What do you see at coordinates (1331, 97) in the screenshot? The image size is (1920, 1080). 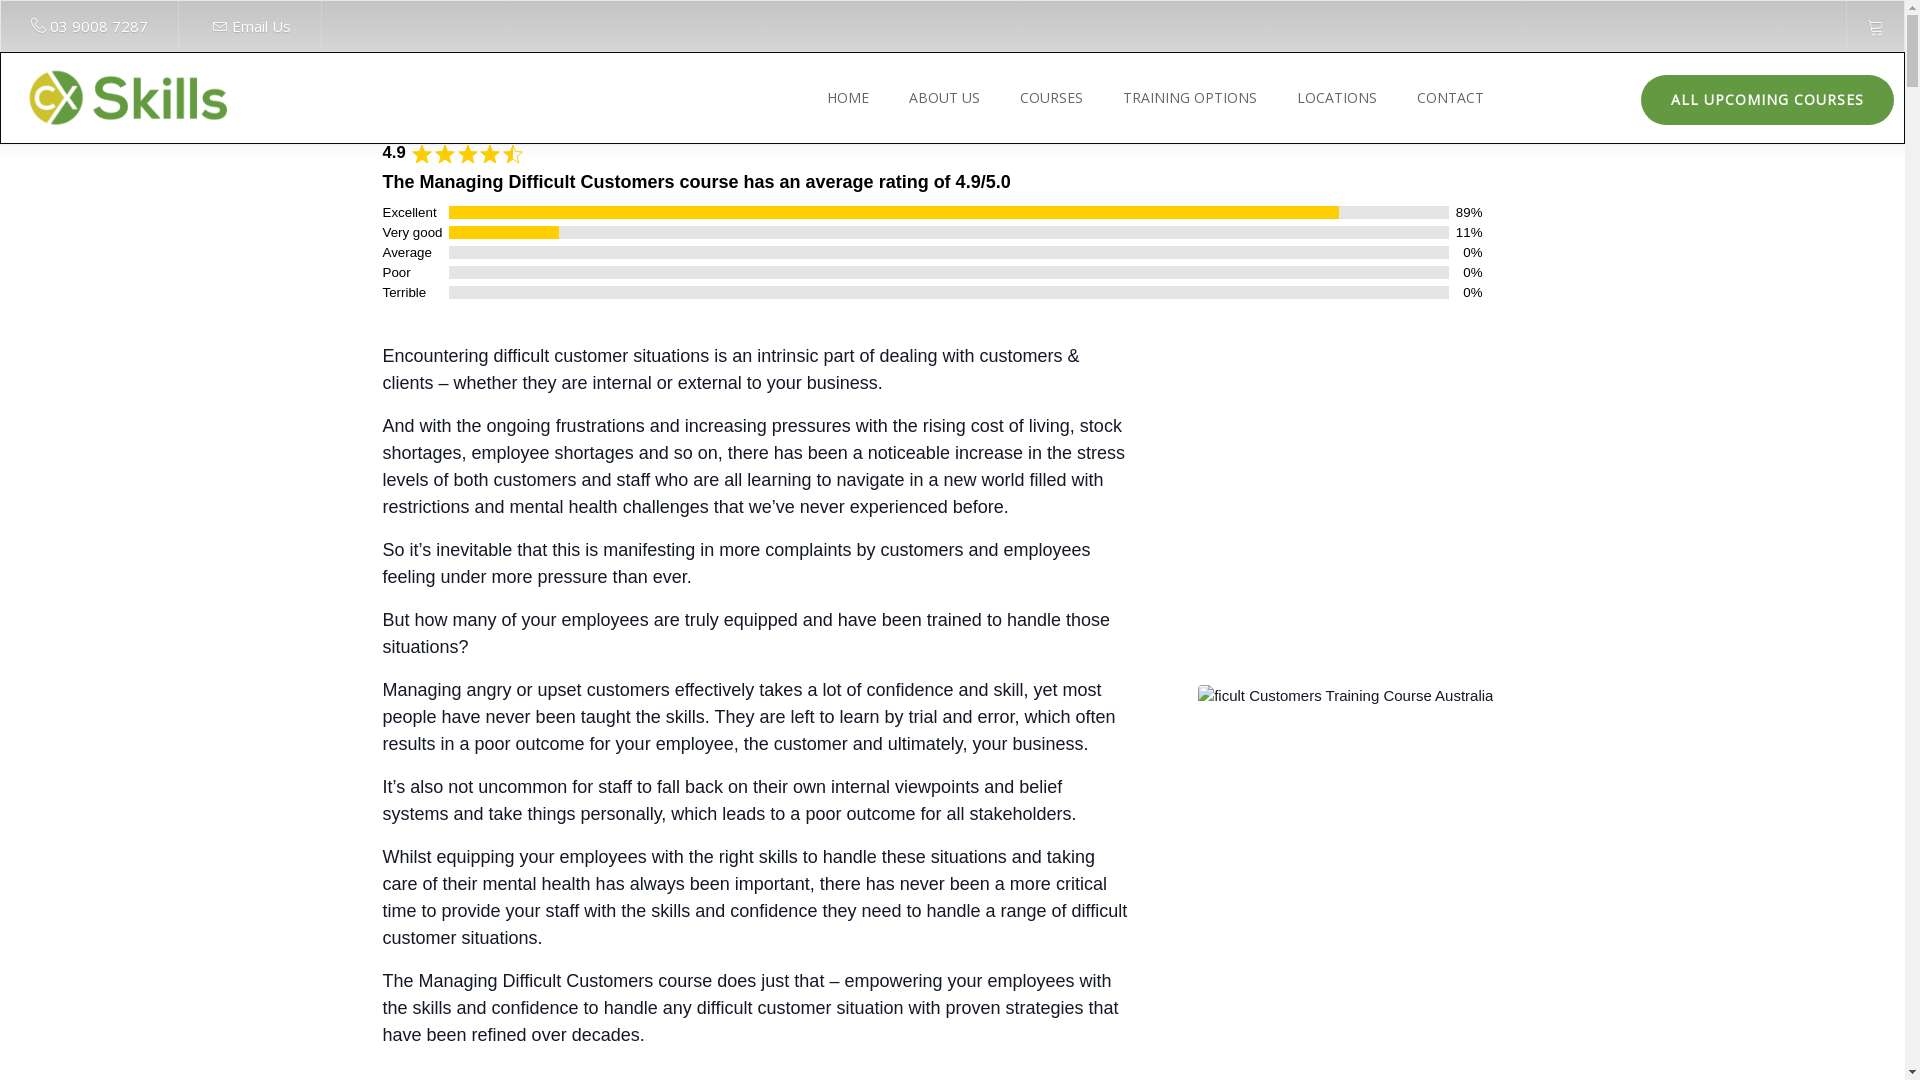 I see `'LOCATIONS'` at bounding box center [1331, 97].